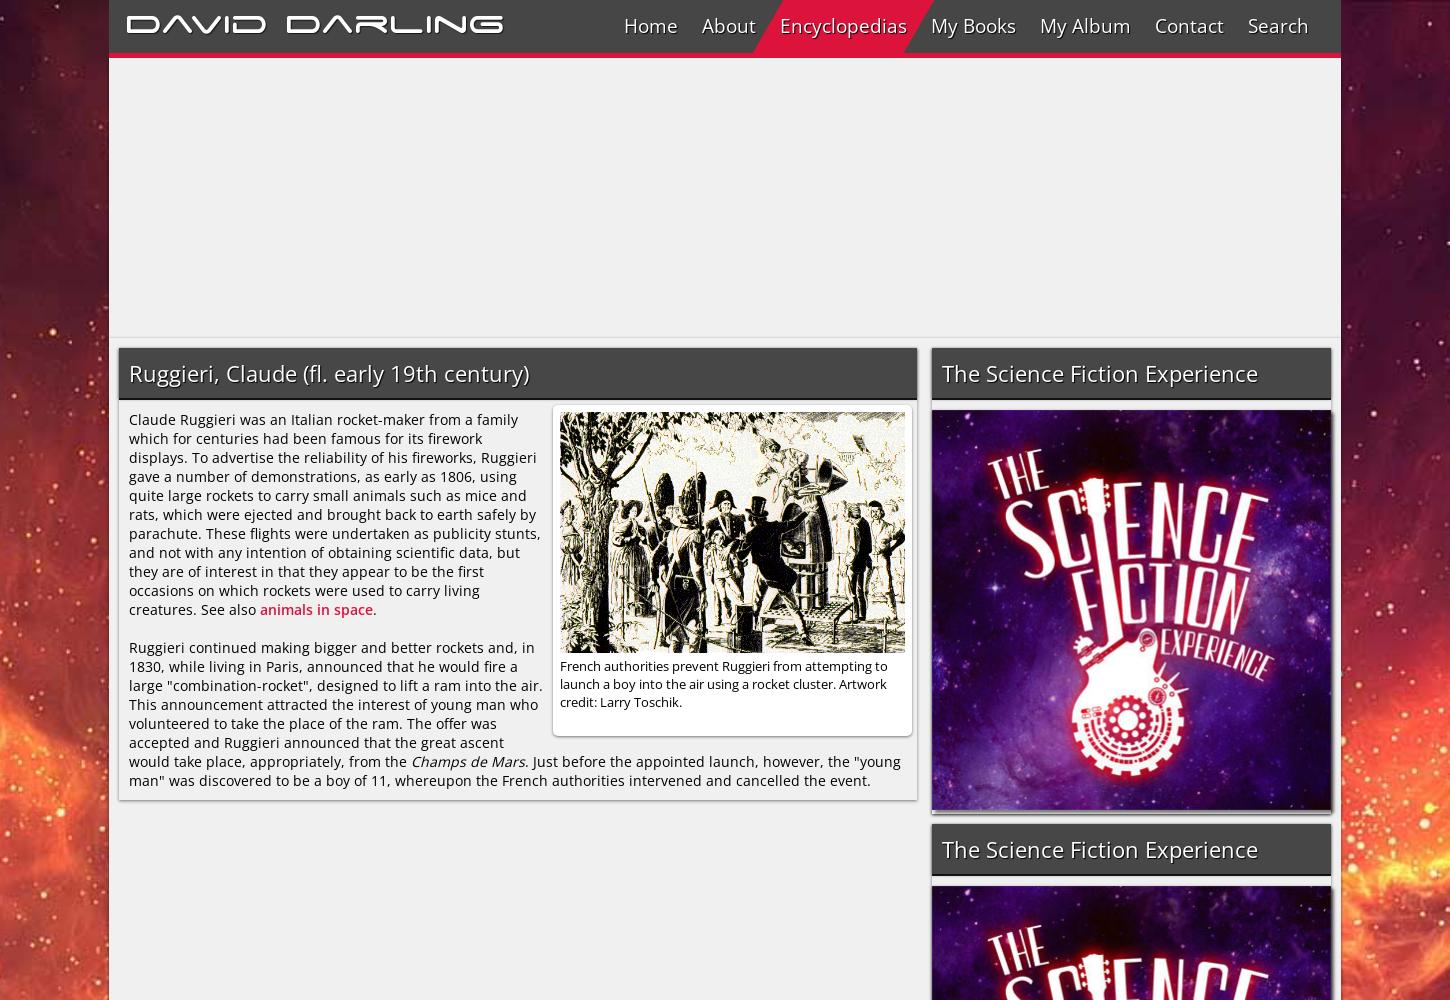  What do you see at coordinates (1188, 26) in the screenshot?
I see `'Contact'` at bounding box center [1188, 26].